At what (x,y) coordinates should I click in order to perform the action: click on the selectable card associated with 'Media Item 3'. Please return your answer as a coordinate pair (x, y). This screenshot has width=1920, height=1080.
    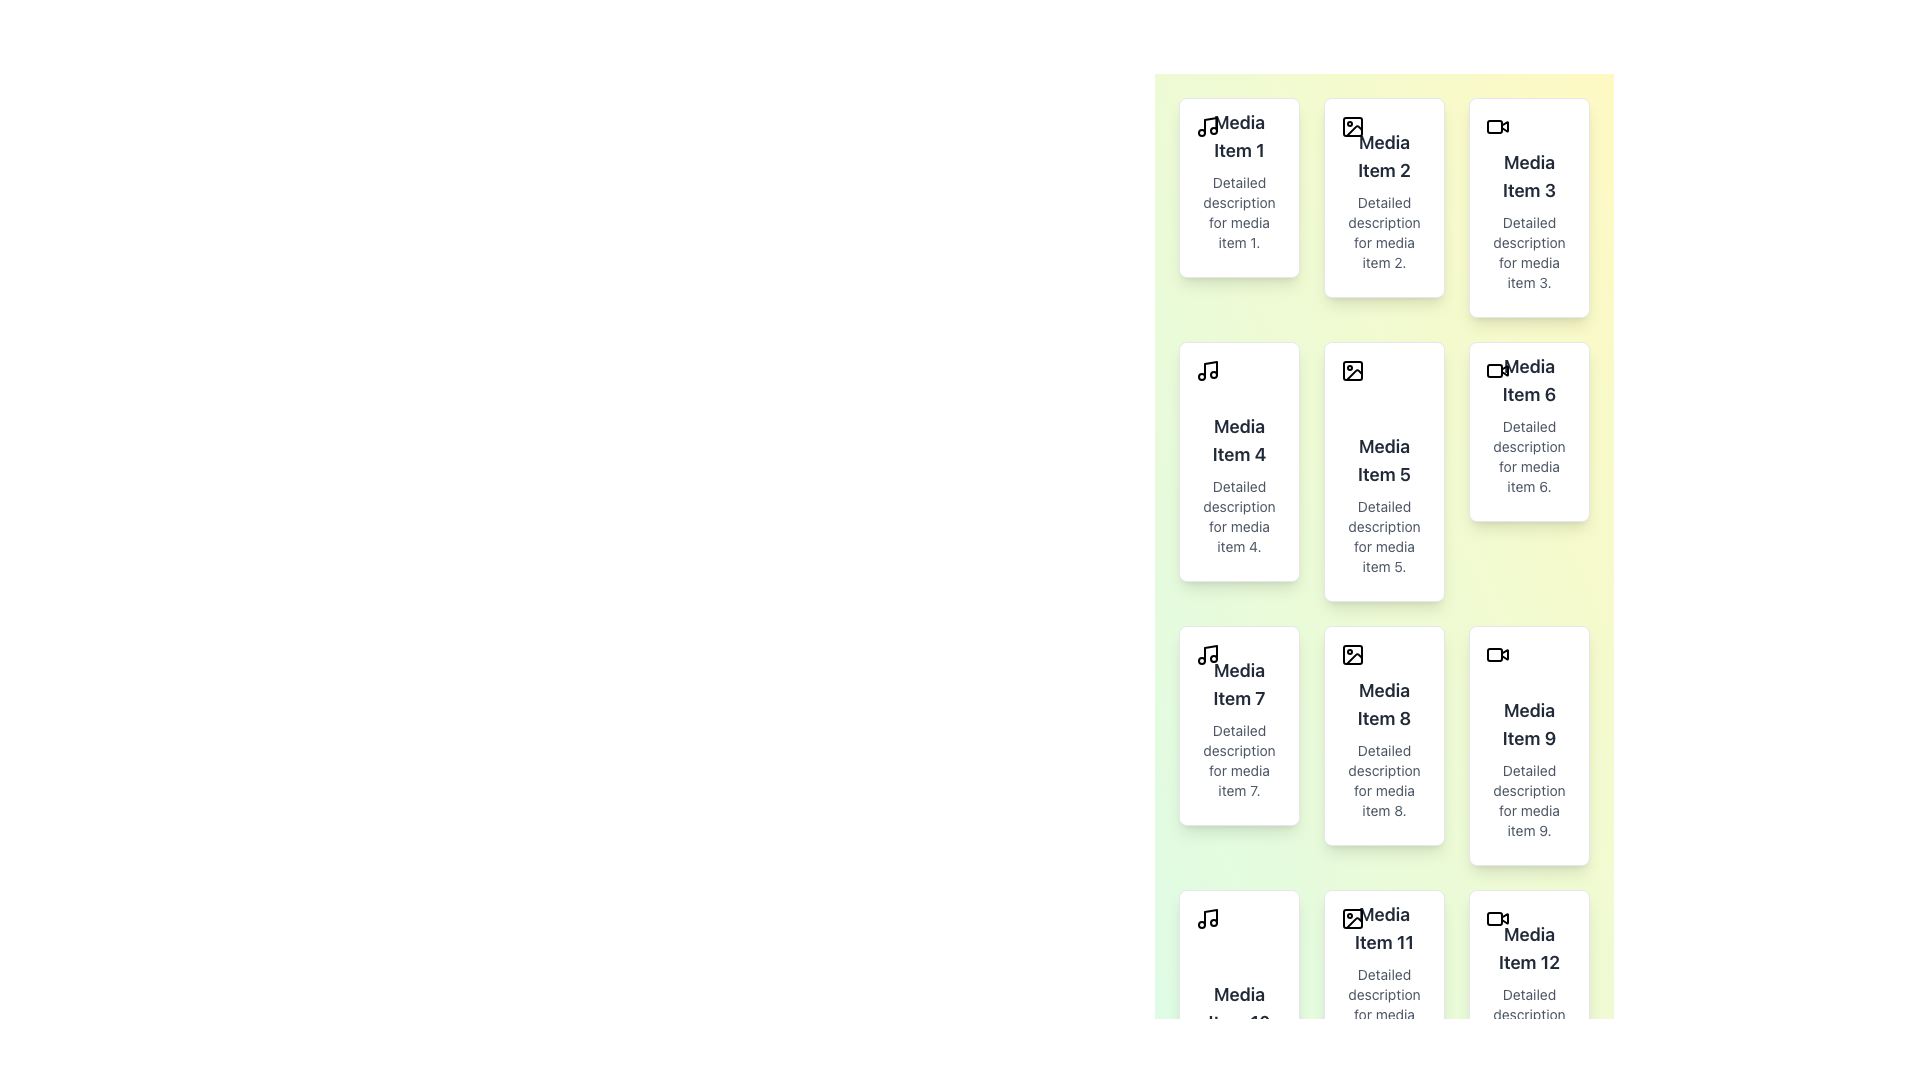
    Looking at the image, I should click on (1528, 208).